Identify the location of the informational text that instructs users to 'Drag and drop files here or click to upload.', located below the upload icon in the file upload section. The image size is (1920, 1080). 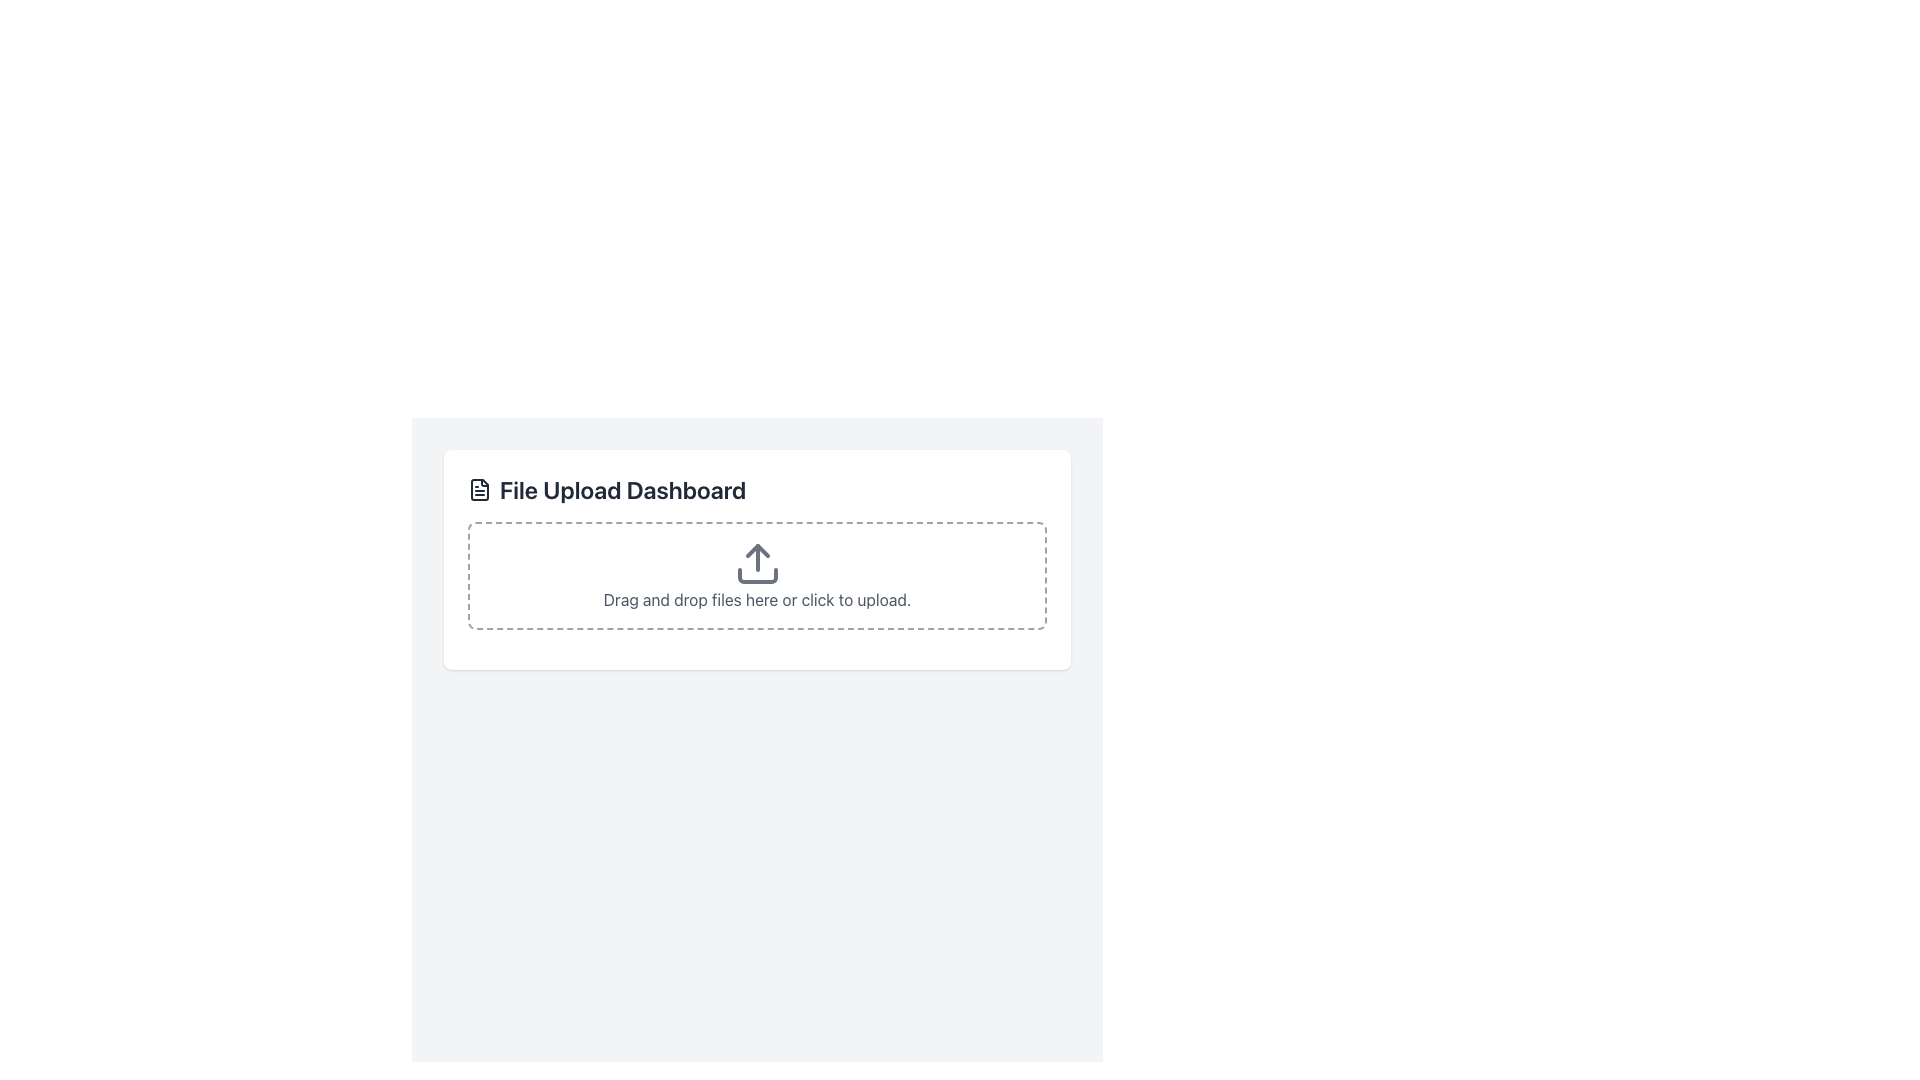
(756, 599).